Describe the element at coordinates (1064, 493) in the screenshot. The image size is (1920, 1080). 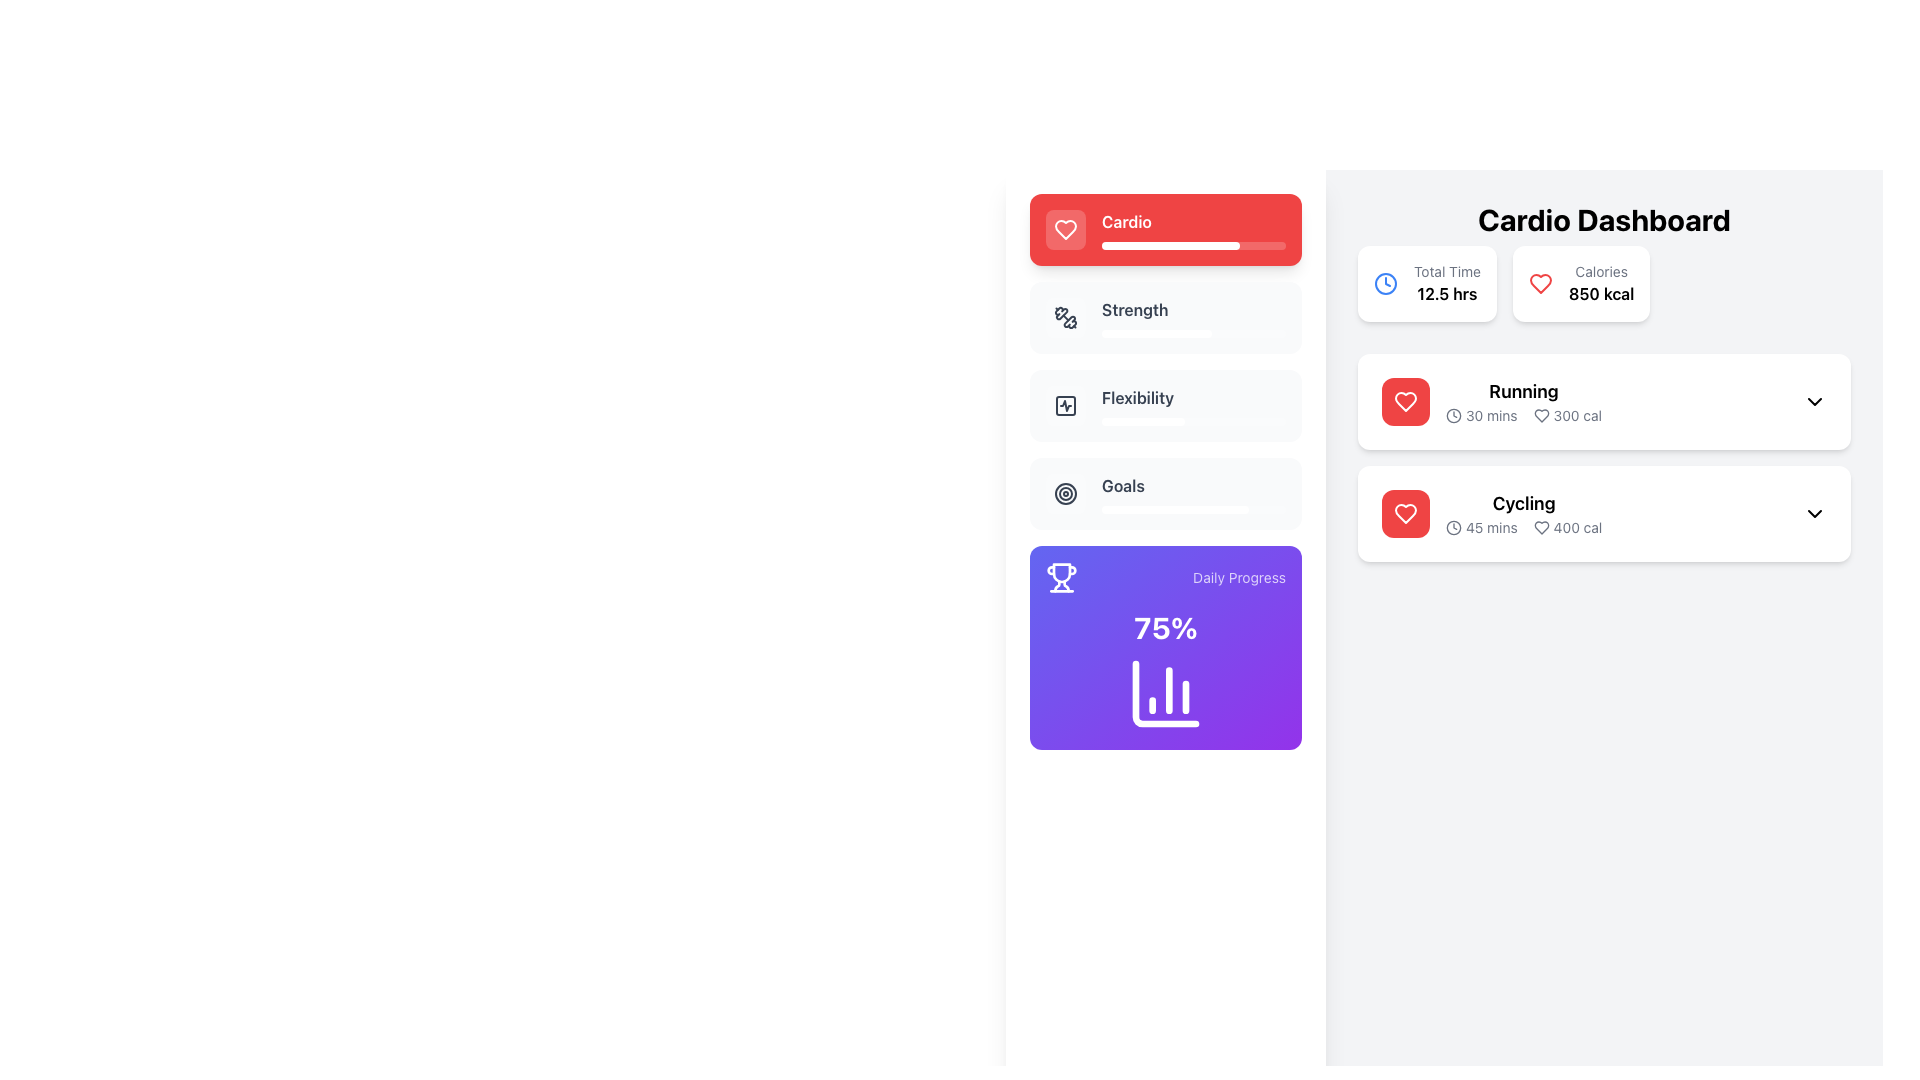
I see `the 'Goals' icon located in the third group of the vertical navigation menu, positioned rightmost next to the text 'Goals'` at that location.